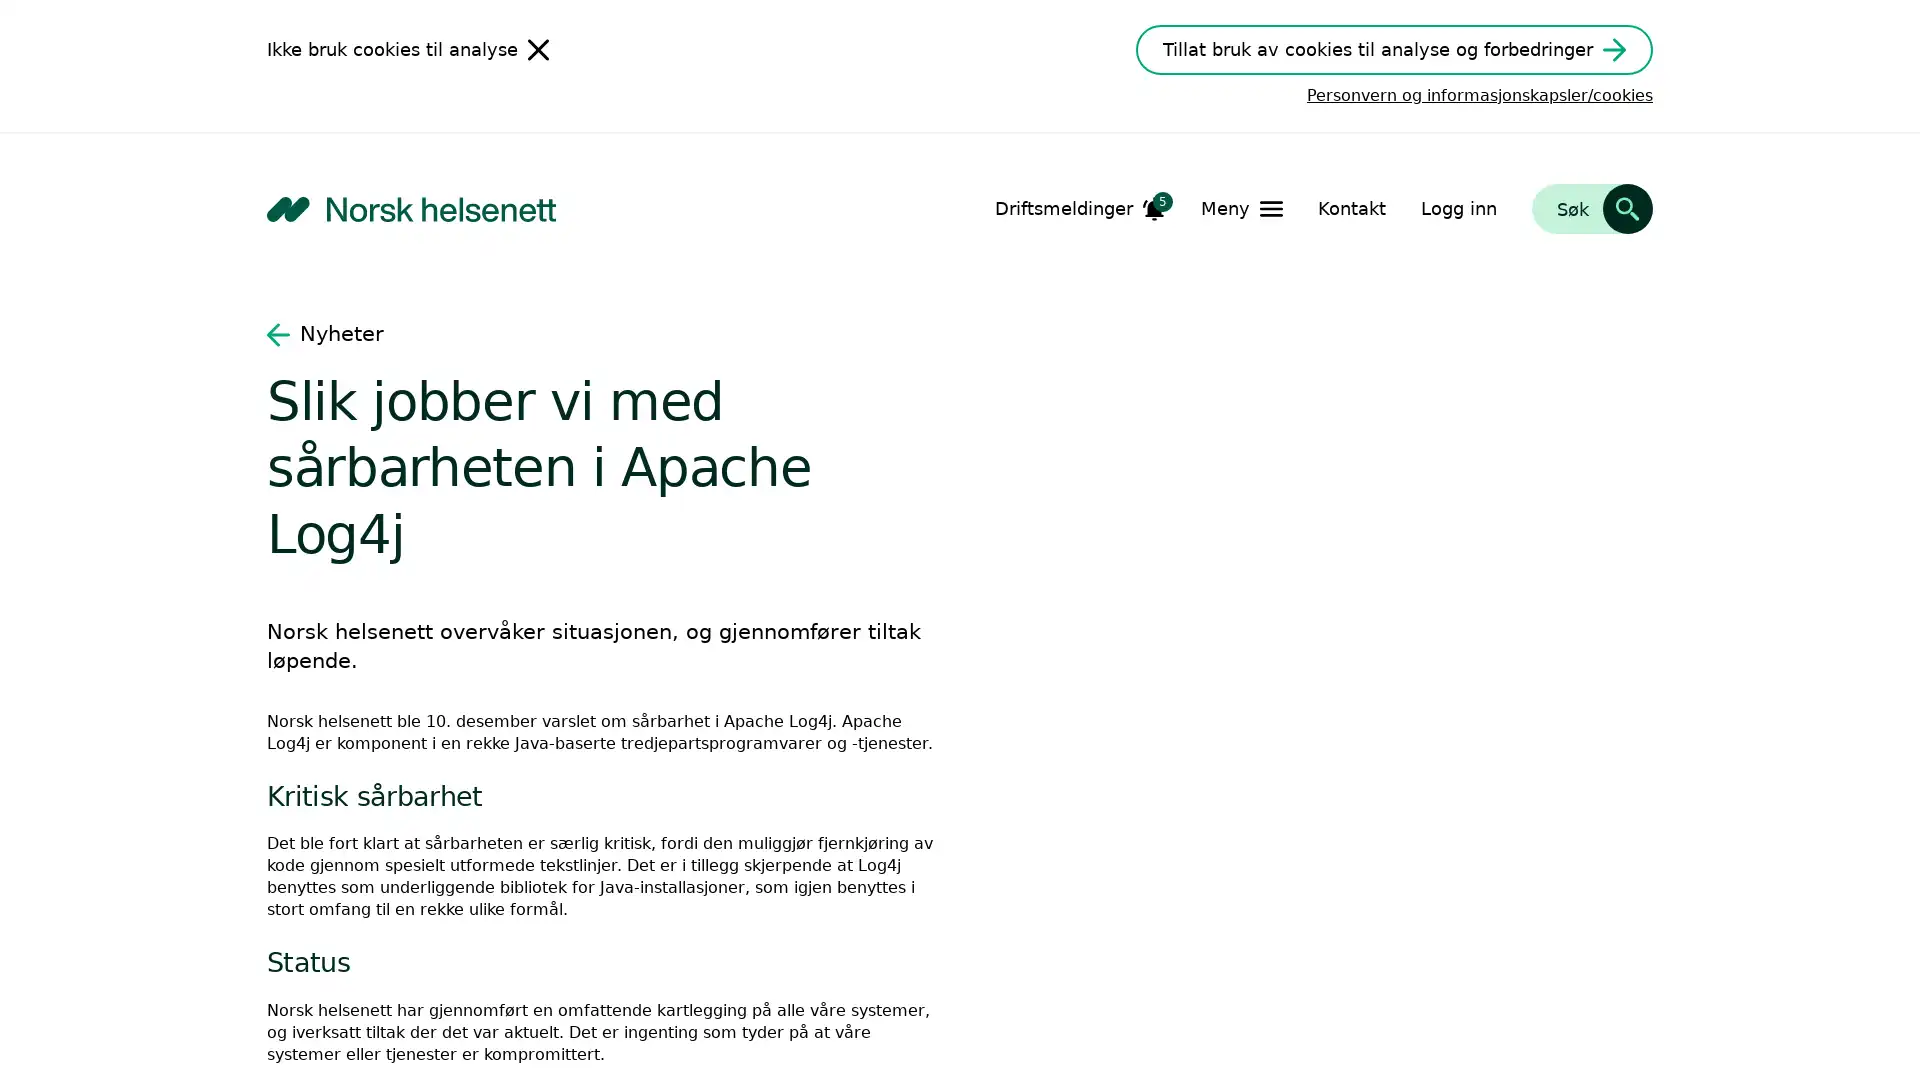  What do you see at coordinates (1393, 49) in the screenshot?
I see `Tillat bruk av cookies til analyse og forbedringer` at bounding box center [1393, 49].